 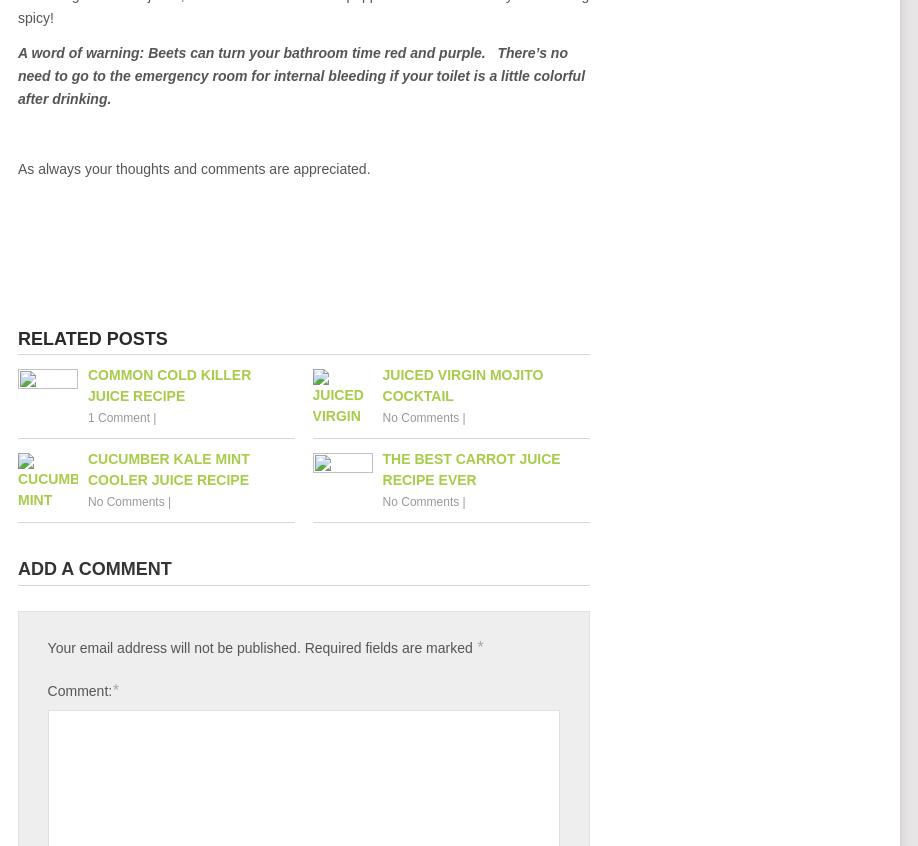 I want to click on 'As always your thoughts and comments are appreciated.', so click(x=17, y=167).